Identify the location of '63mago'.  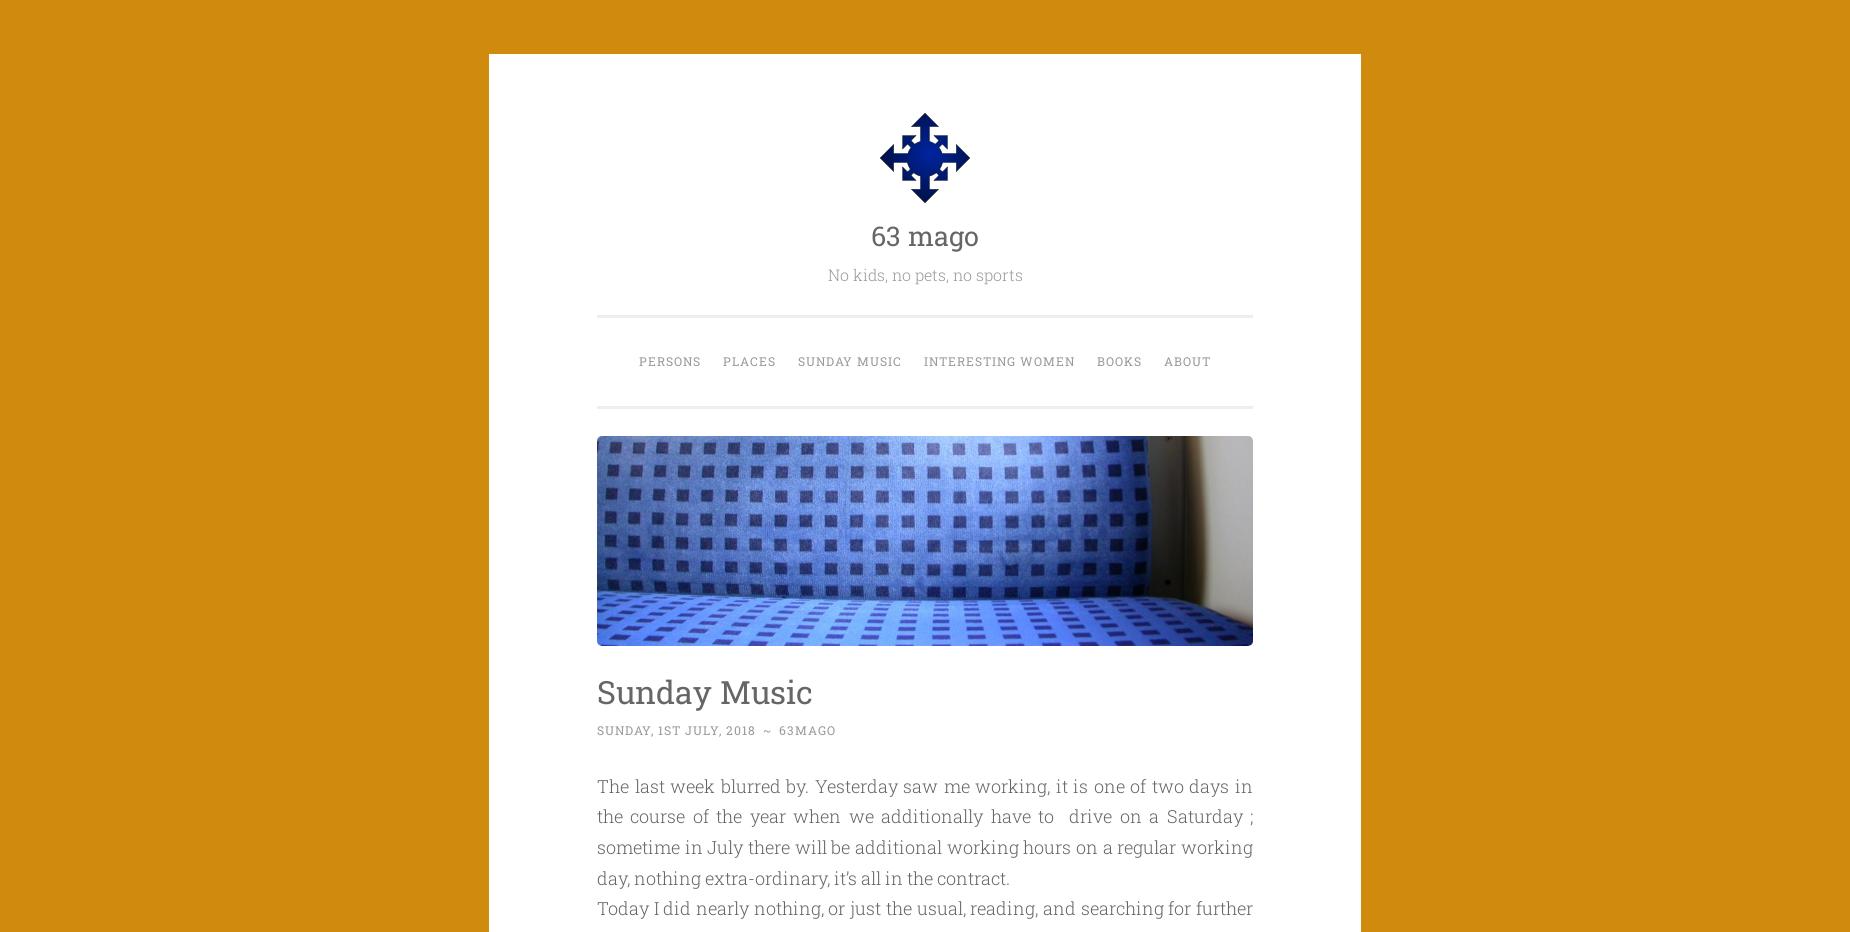
(779, 729).